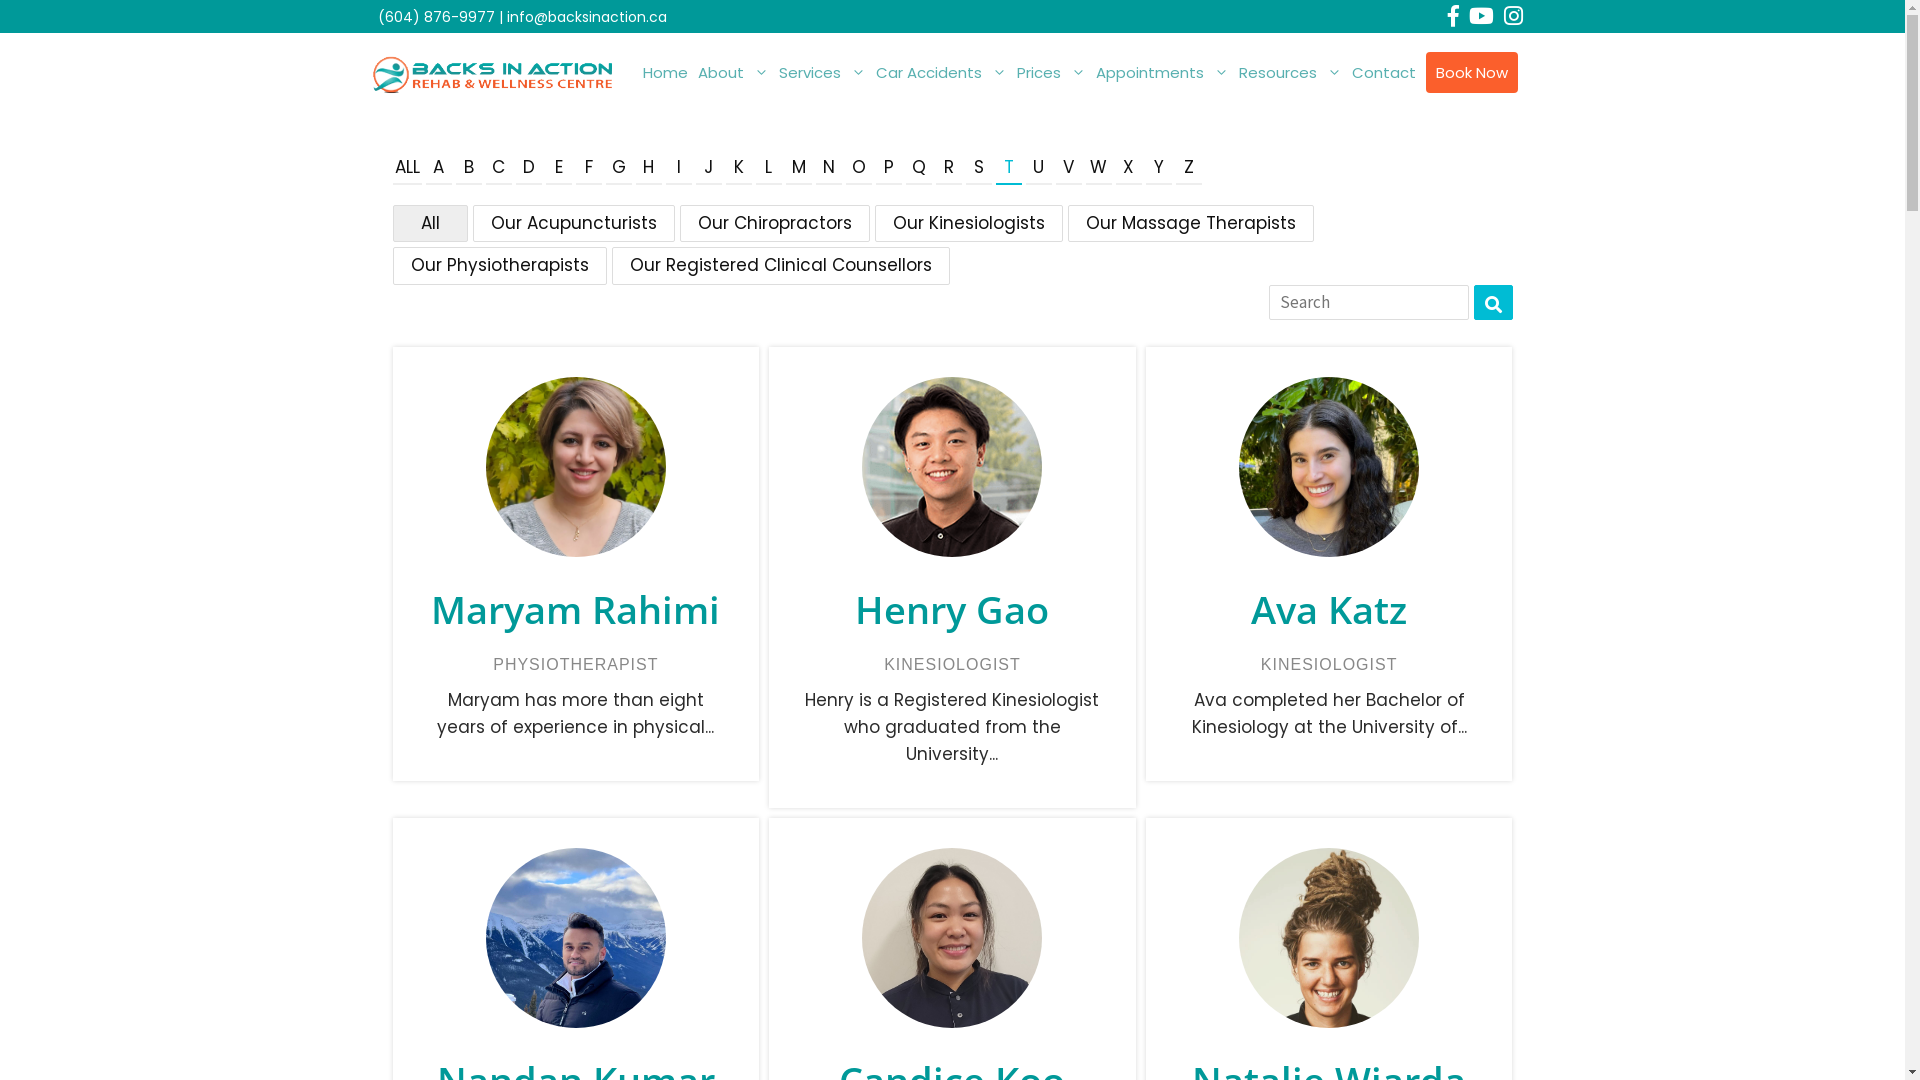 Image resolution: width=1920 pixels, height=1080 pixels. I want to click on 'Appointments', so click(1088, 72).